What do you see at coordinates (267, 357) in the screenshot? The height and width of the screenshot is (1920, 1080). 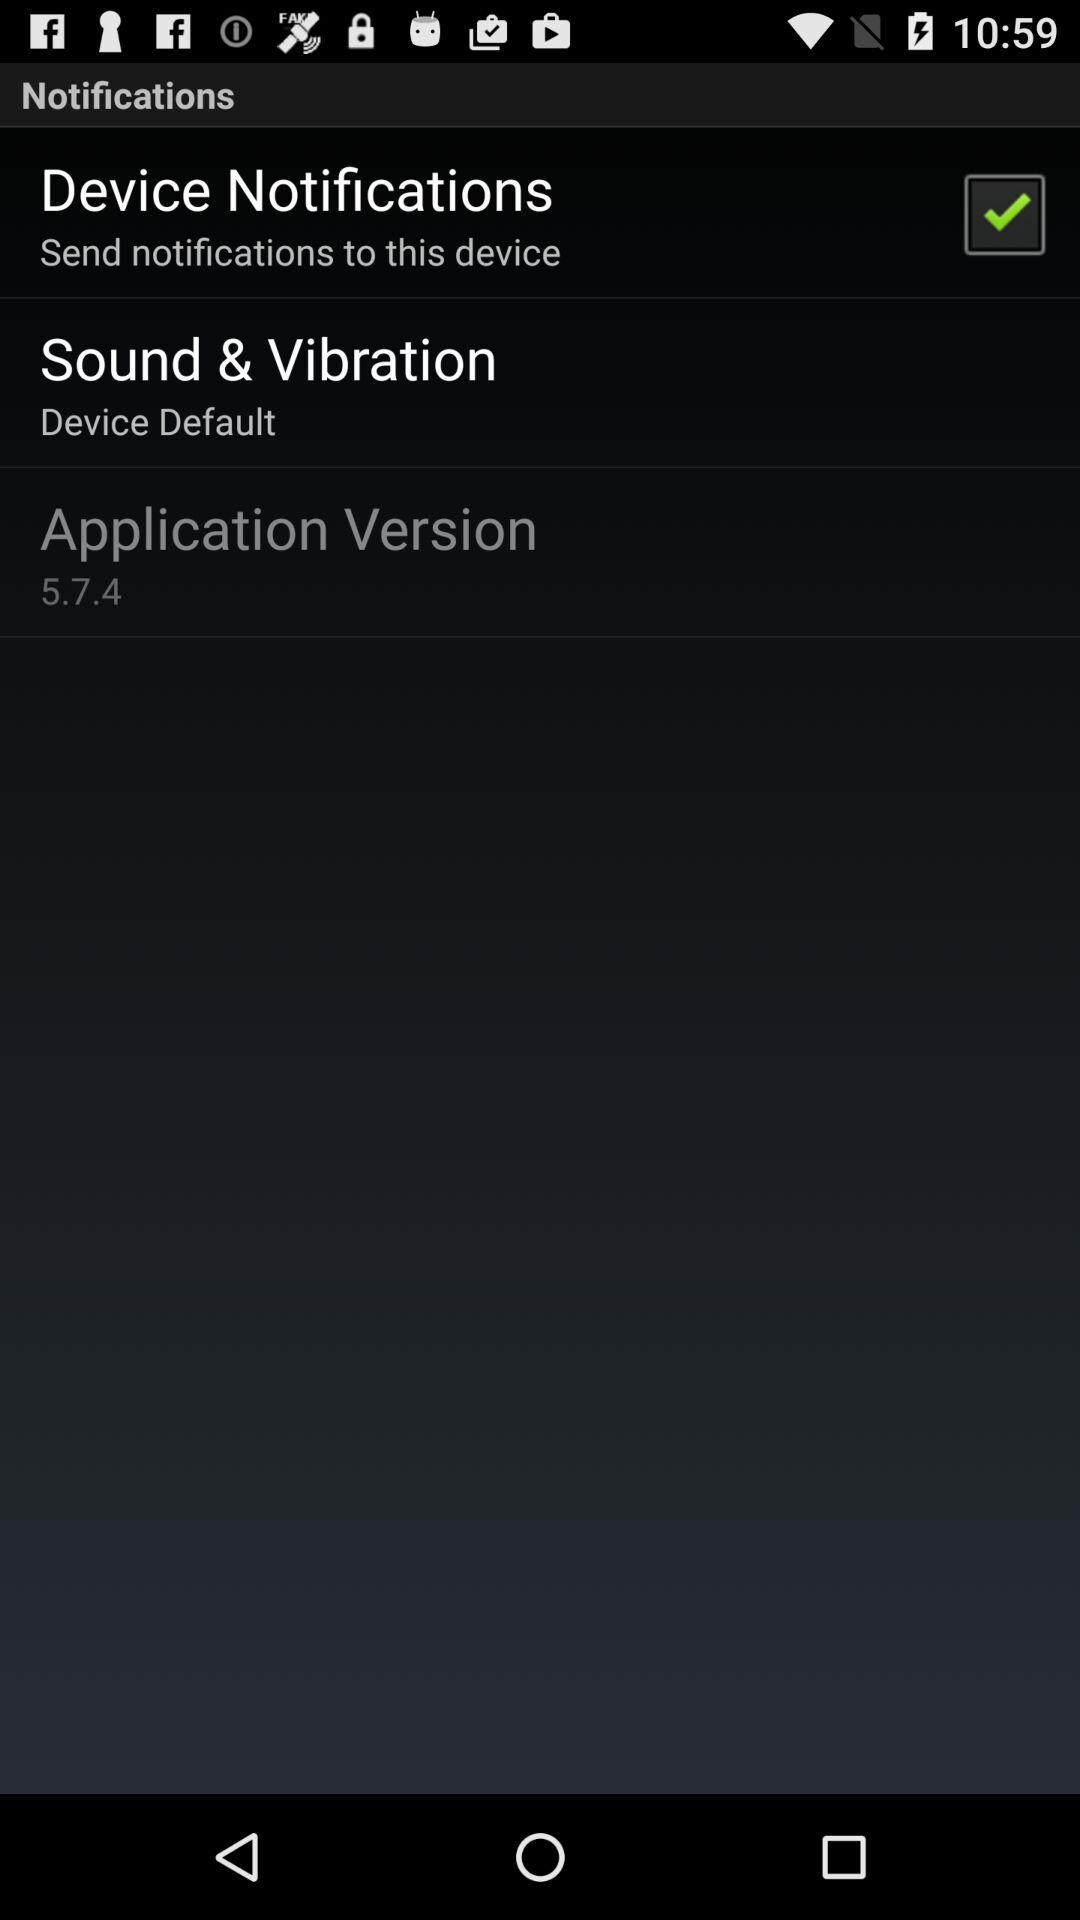 I see `the sound & vibration icon` at bounding box center [267, 357].